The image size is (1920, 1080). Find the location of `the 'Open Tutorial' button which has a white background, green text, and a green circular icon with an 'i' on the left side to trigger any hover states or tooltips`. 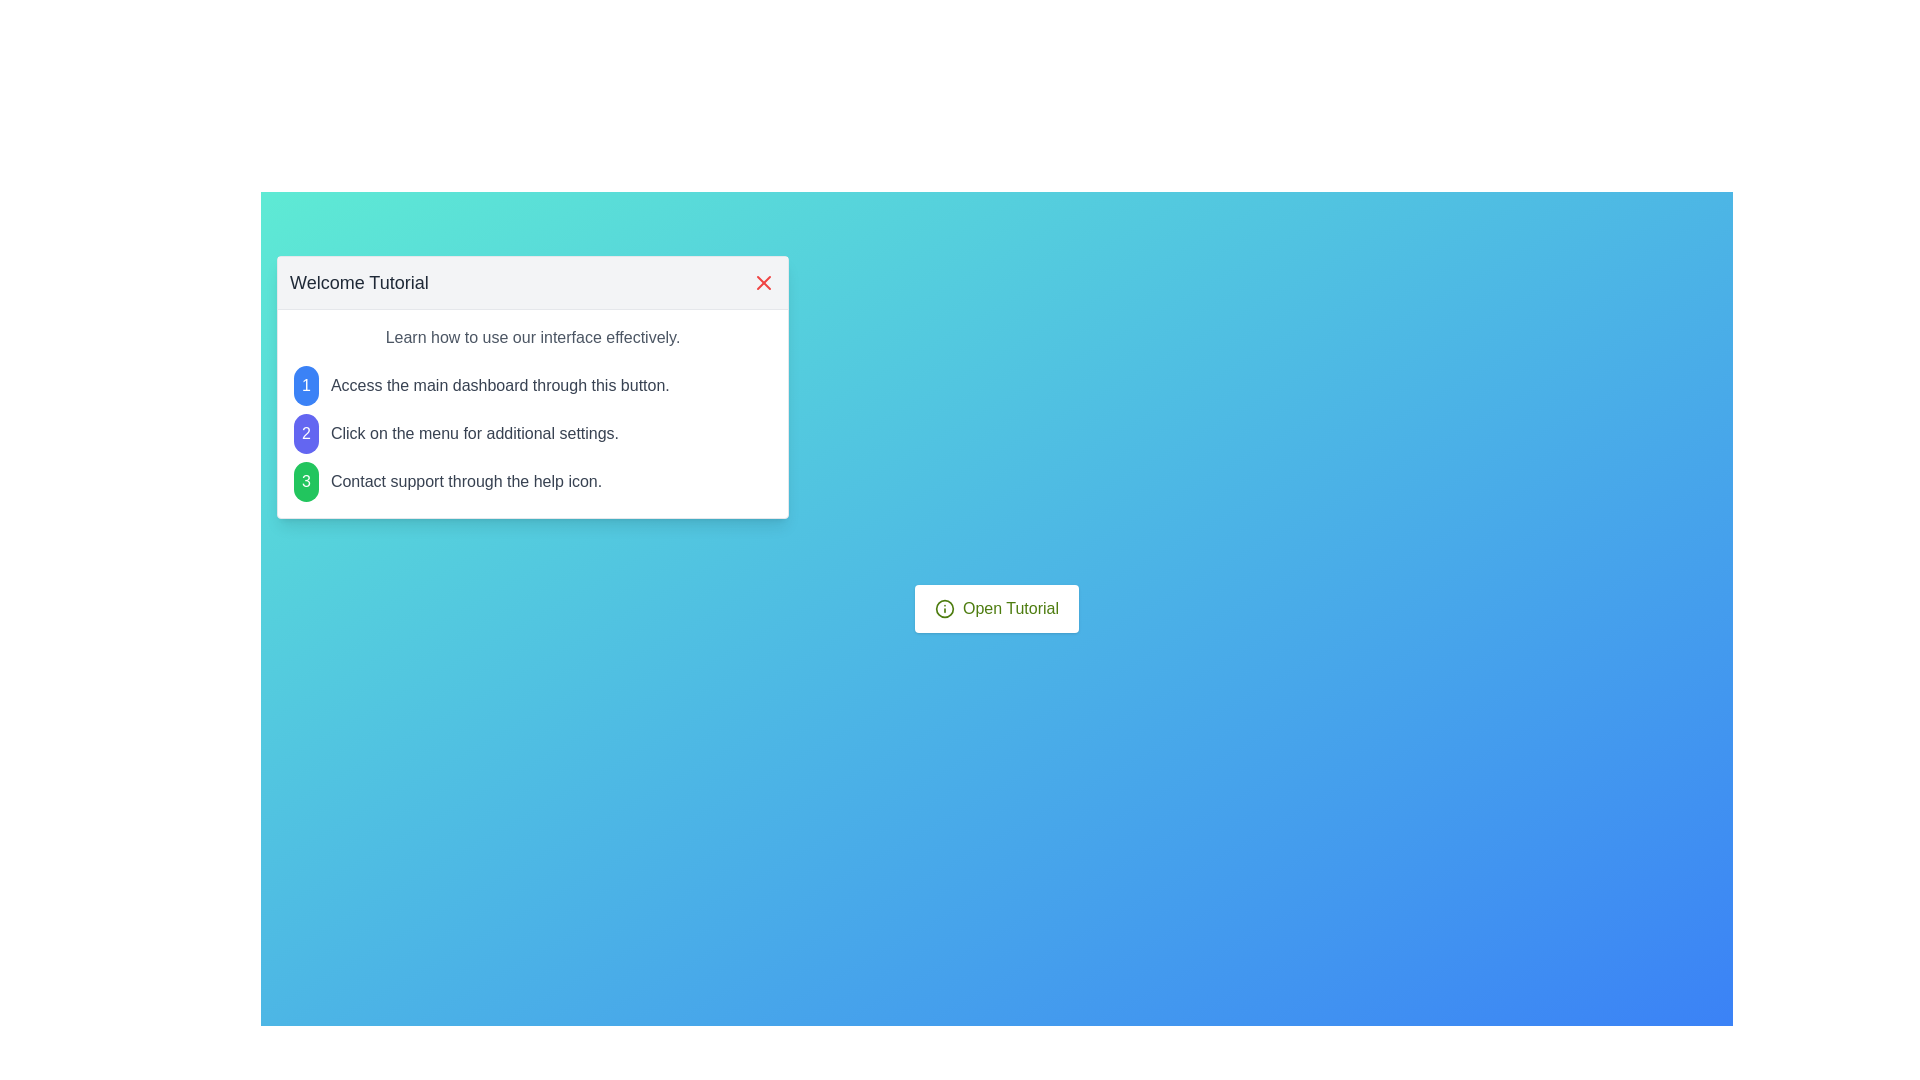

the 'Open Tutorial' button which has a white background, green text, and a green circular icon with an 'i' on the left side to trigger any hover states or tooltips is located at coordinates (997, 608).